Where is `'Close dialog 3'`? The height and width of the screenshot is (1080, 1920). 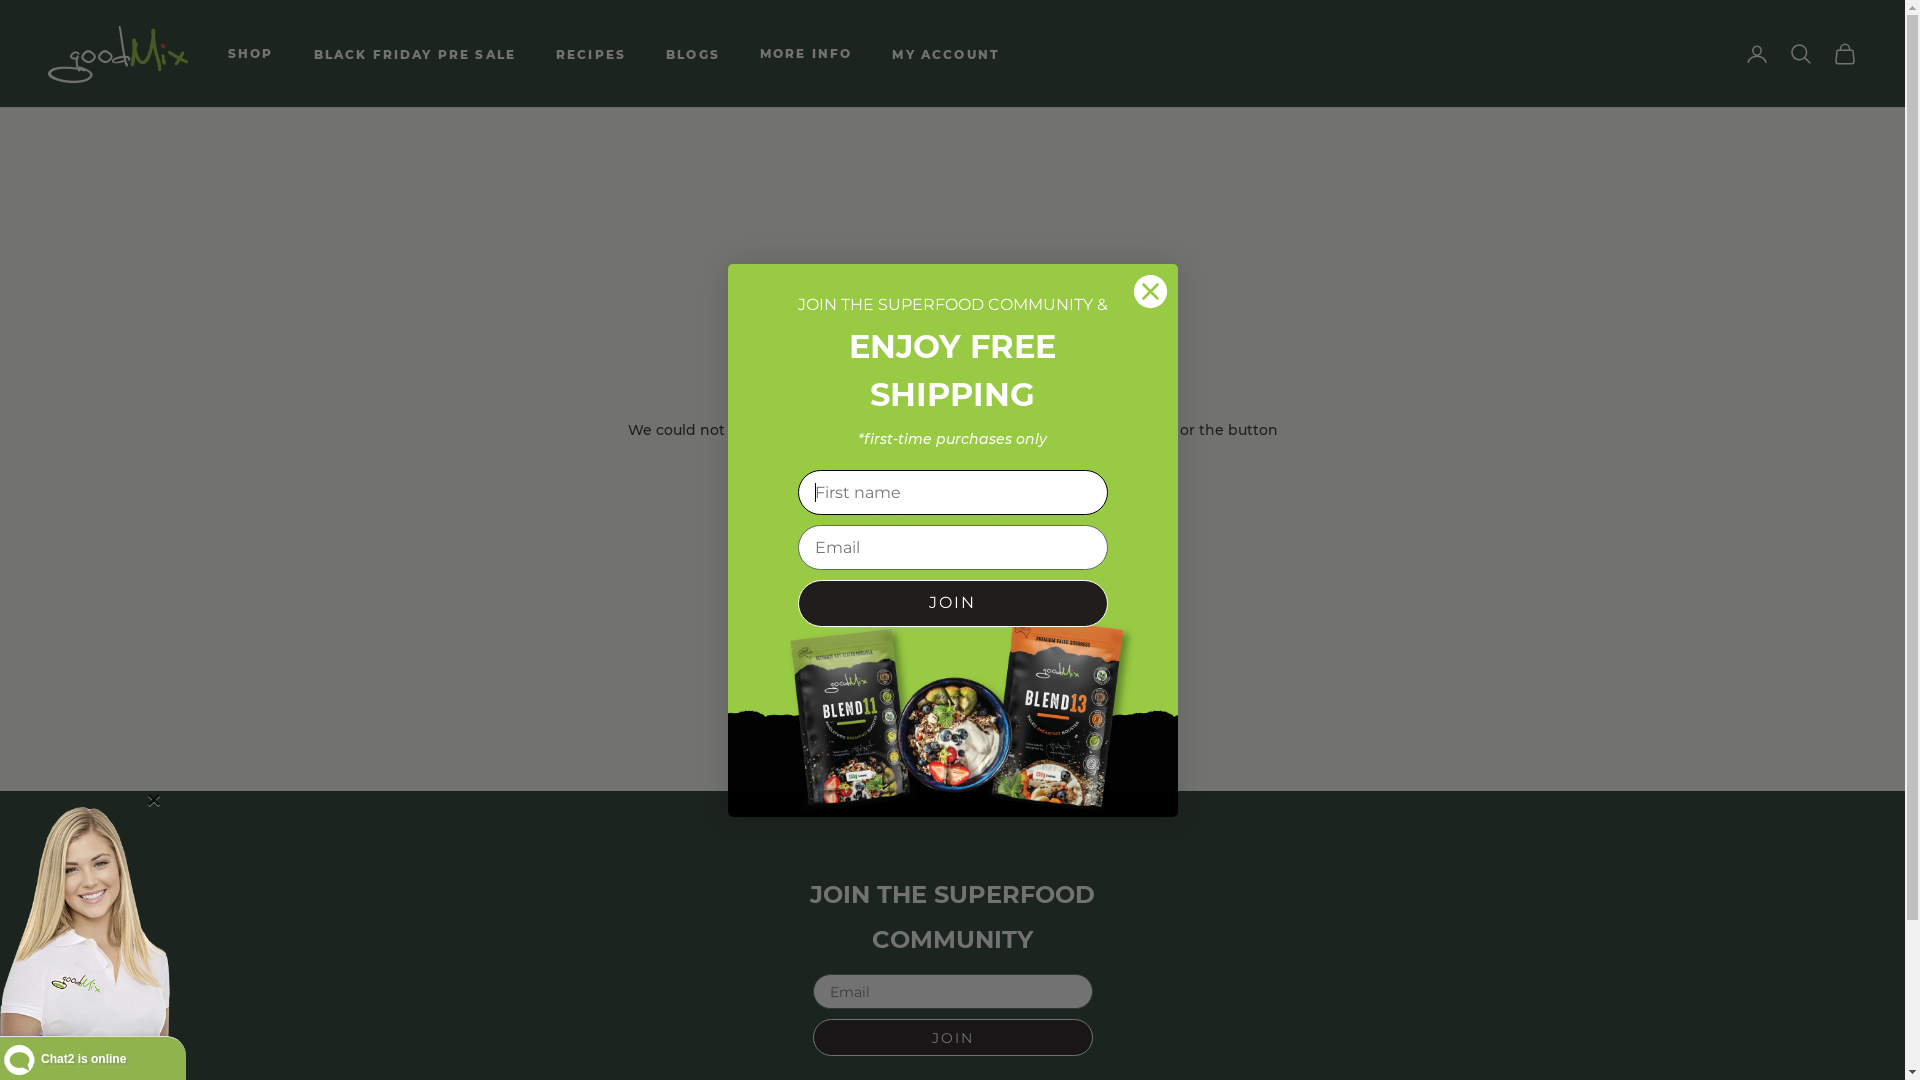 'Close dialog 3' is located at coordinates (1149, 291).